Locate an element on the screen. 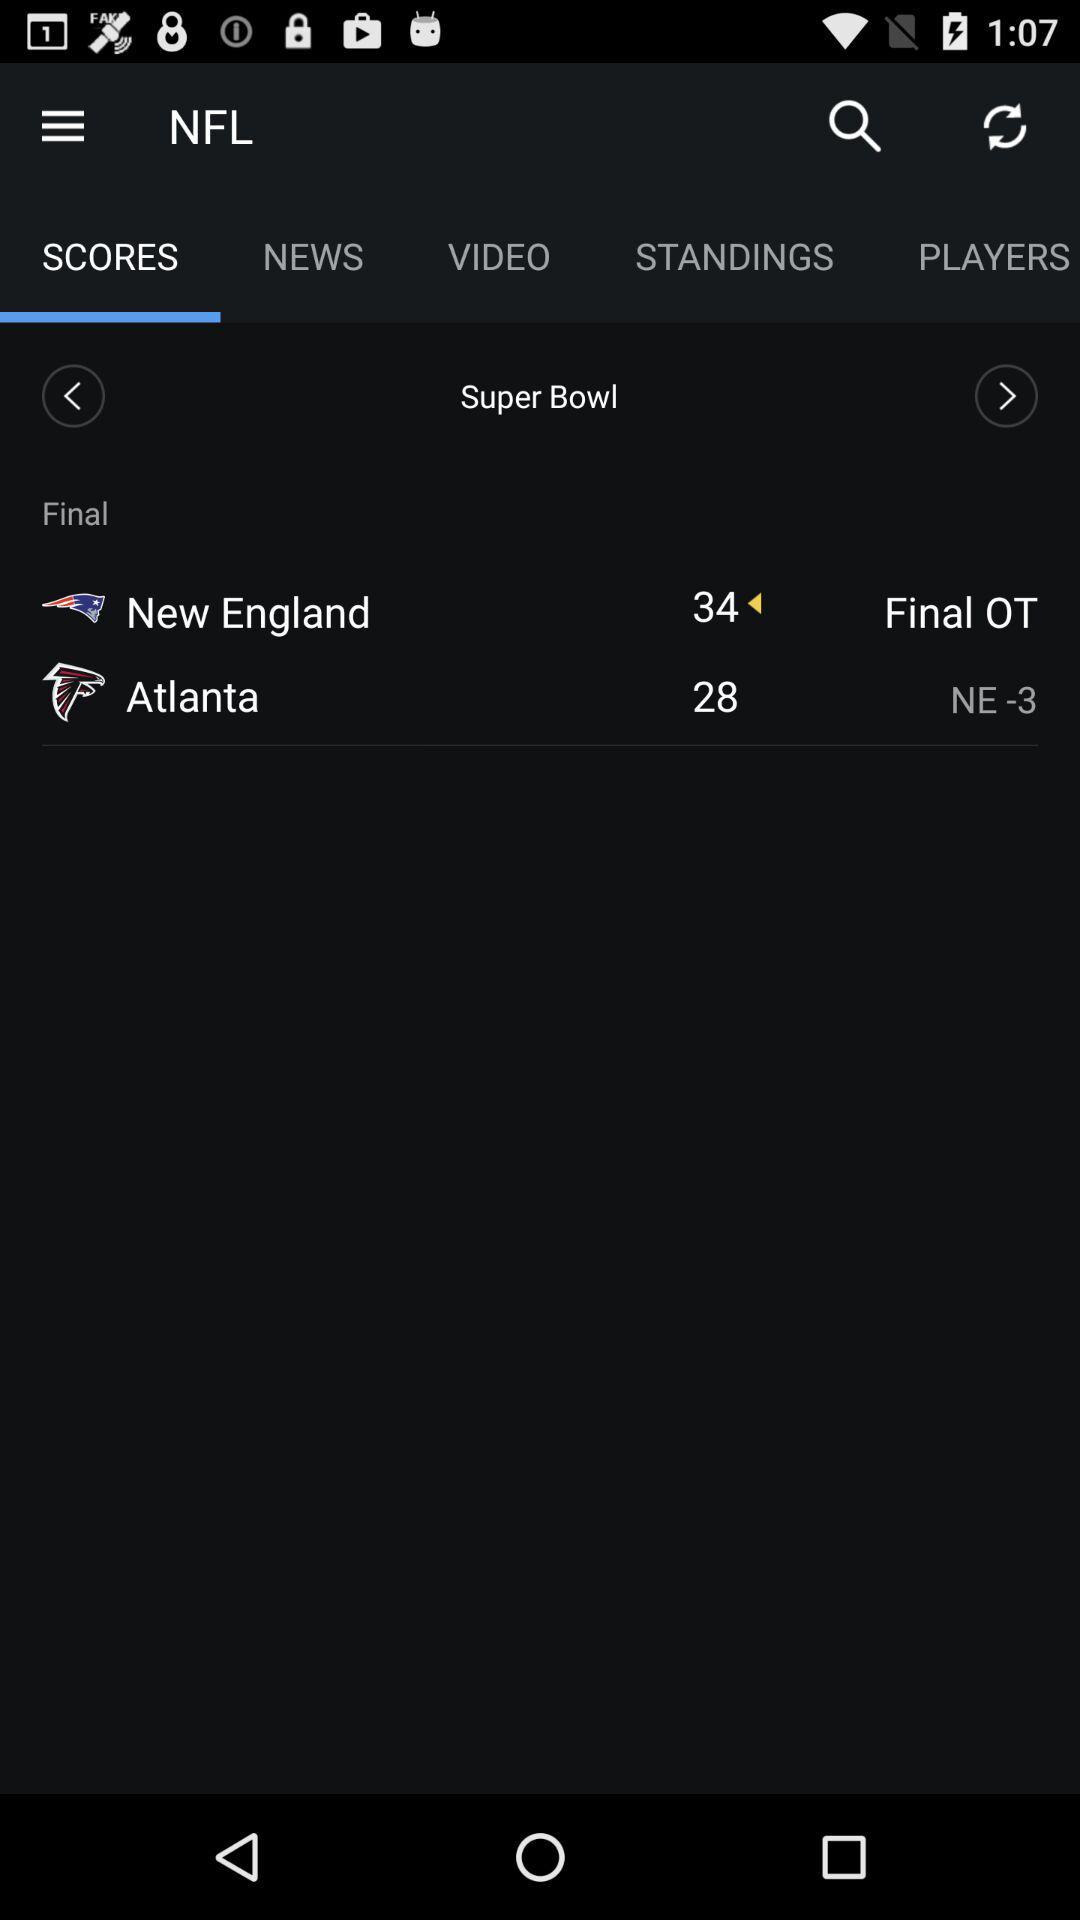 This screenshot has width=1080, height=1920. the item next to the video app is located at coordinates (855, 124).